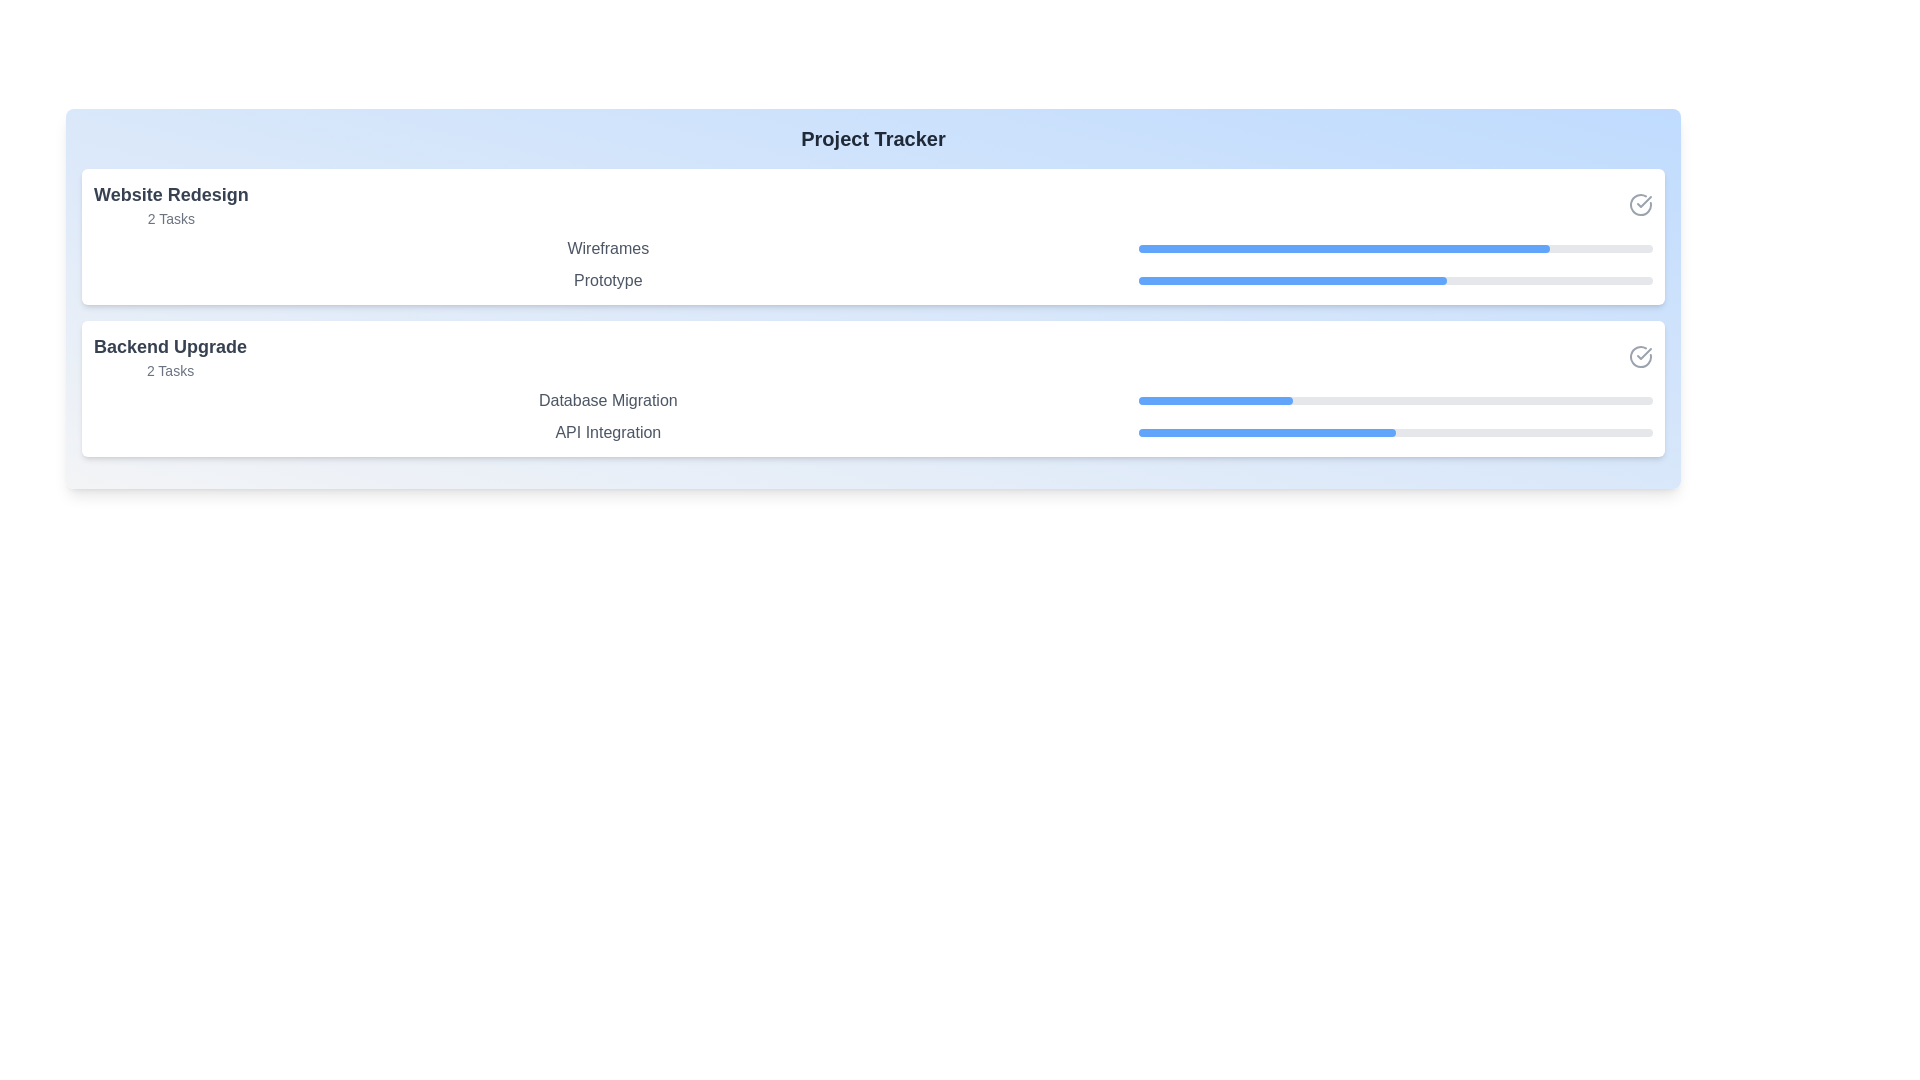 The width and height of the screenshot is (1920, 1080). What do you see at coordinates (873, 431) in the screenshot?
I see `details of the 'API Integration' task item with a progress bar located under 'Database Migration' in the 'Backend Upgrade' list` at bounding box center [873, 431].